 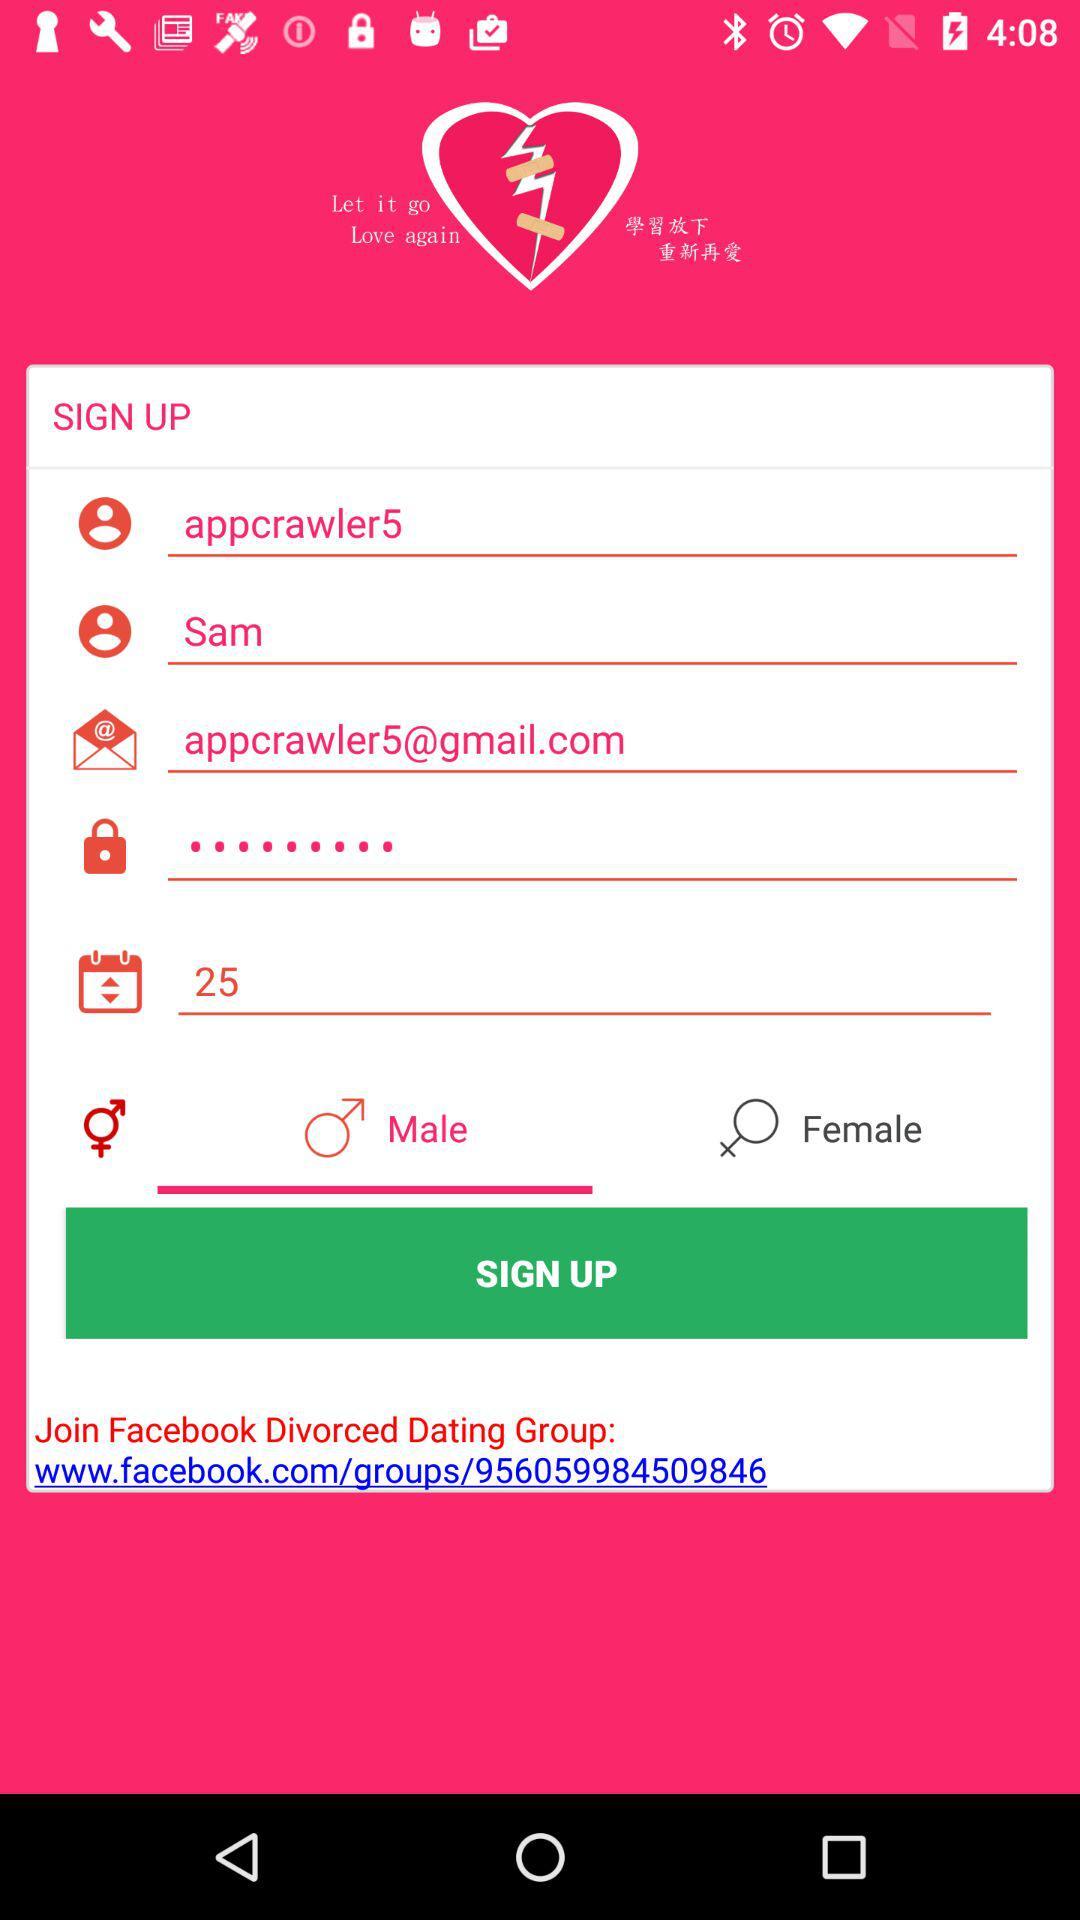 I want to click on join facebook divorced, so click(x=396, y=1427).